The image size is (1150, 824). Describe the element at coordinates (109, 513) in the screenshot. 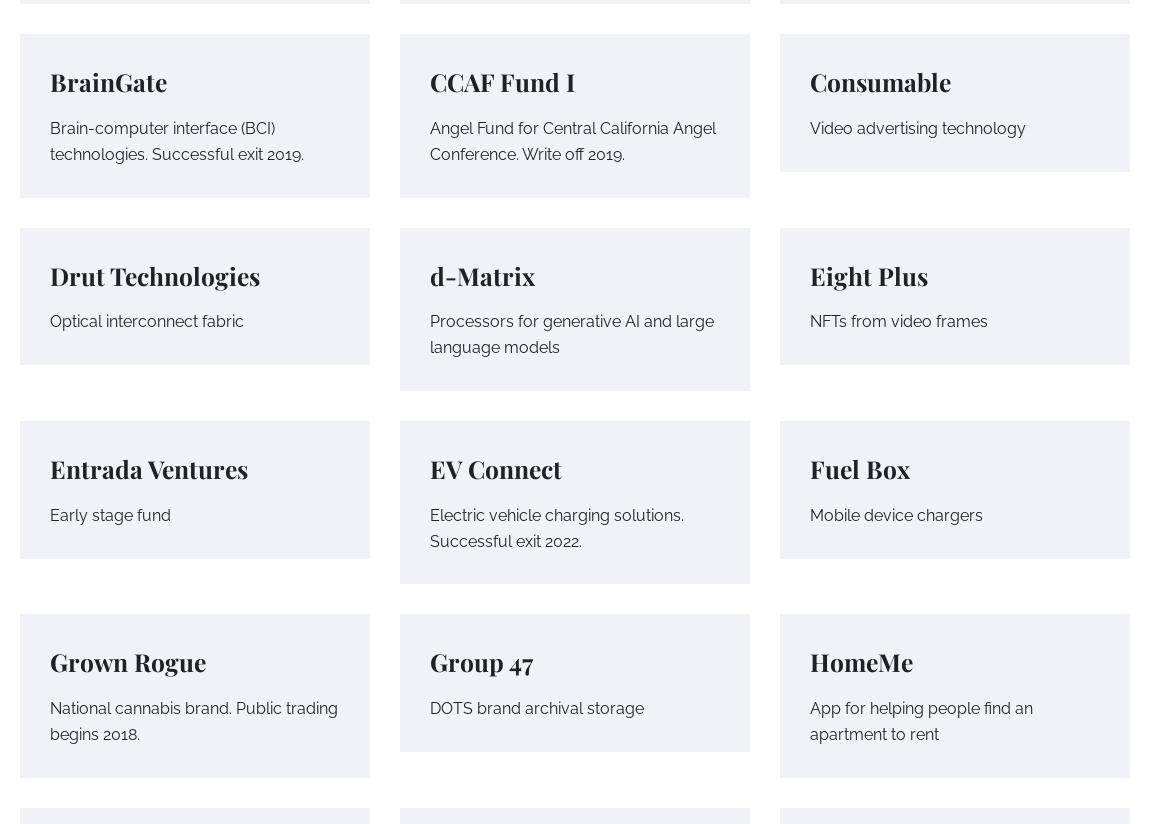

I see `'Early stage fund'` at that location.